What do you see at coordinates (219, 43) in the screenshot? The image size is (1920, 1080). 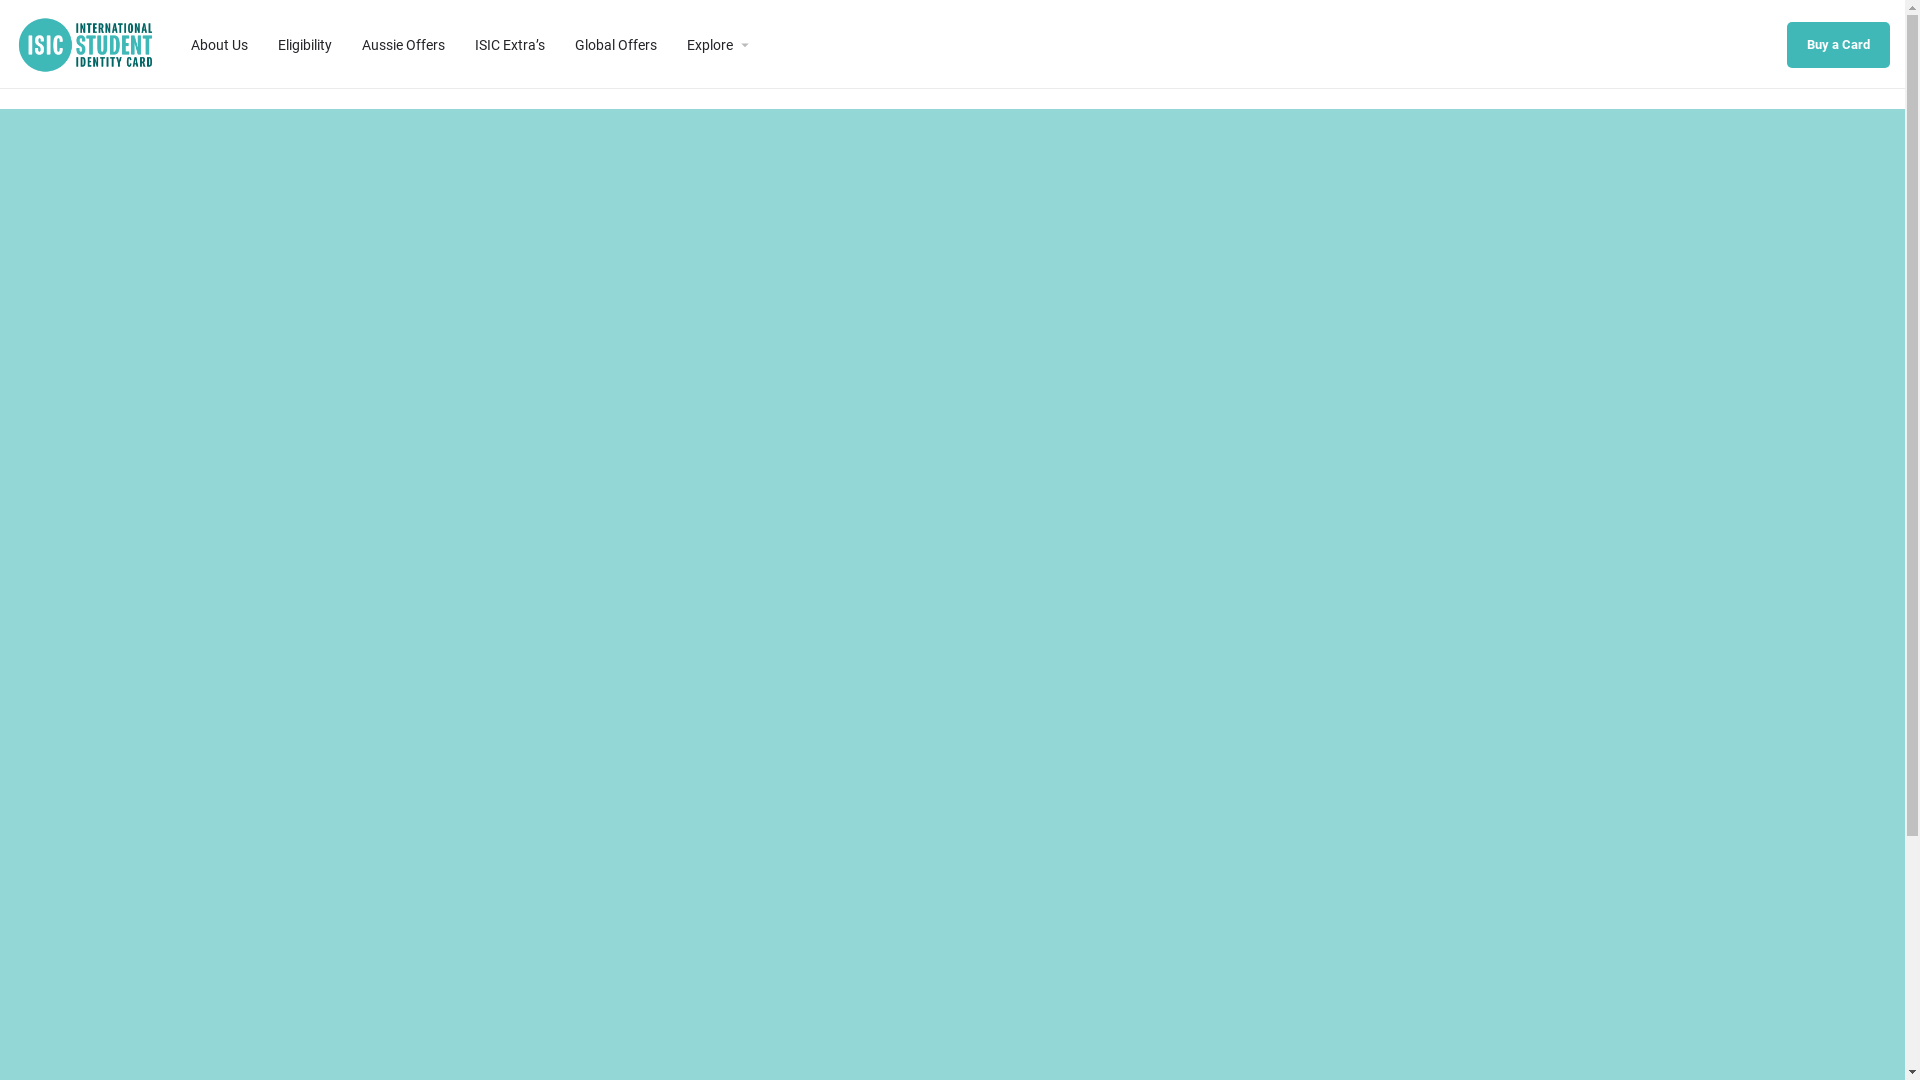 I see `'About Us'` at bounding box center [219, 43].